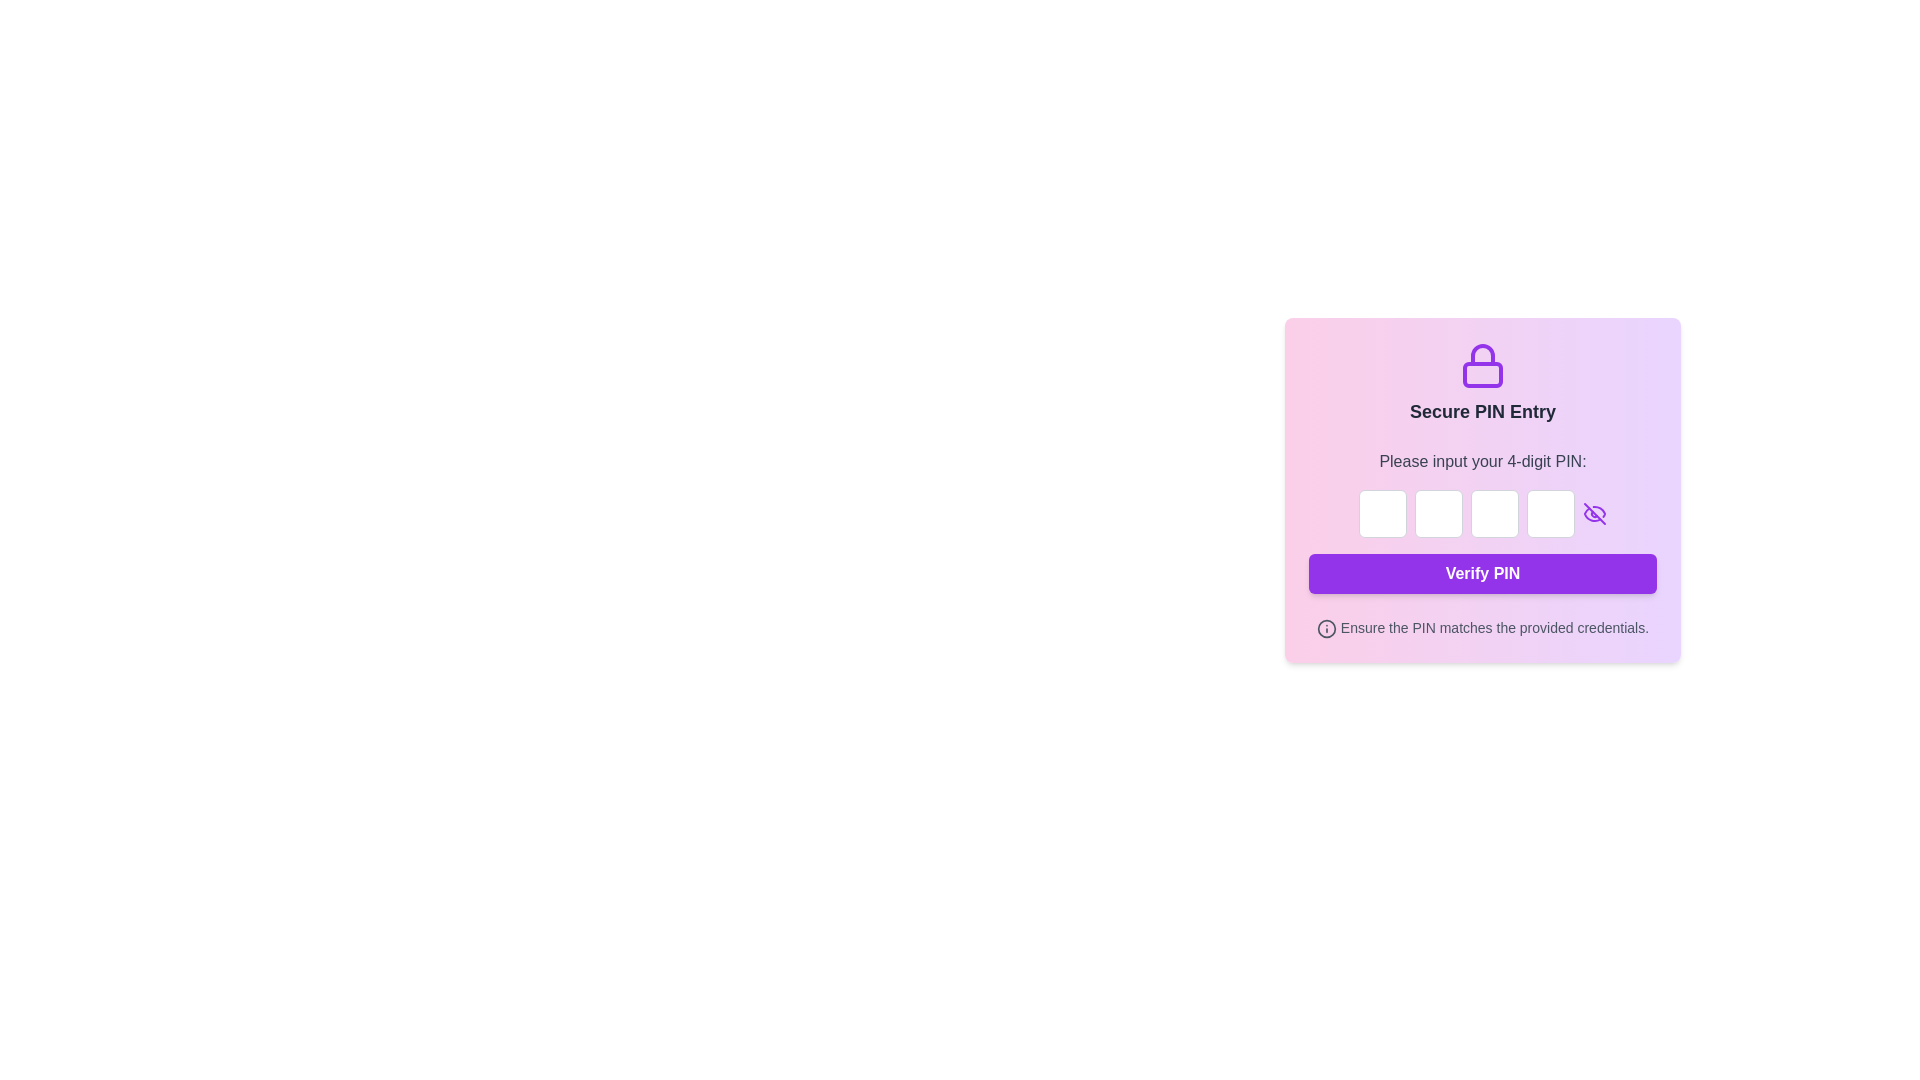 Image resolution: width=1920 pixels, height=1080 pixels. What do you see at coordinates (1483, 627) in the screenshot?
I see `the information icon located to the left of the text block that reads 'Ensure the PIN matches the provided credentials.'` at bounding box center [1483, 627].